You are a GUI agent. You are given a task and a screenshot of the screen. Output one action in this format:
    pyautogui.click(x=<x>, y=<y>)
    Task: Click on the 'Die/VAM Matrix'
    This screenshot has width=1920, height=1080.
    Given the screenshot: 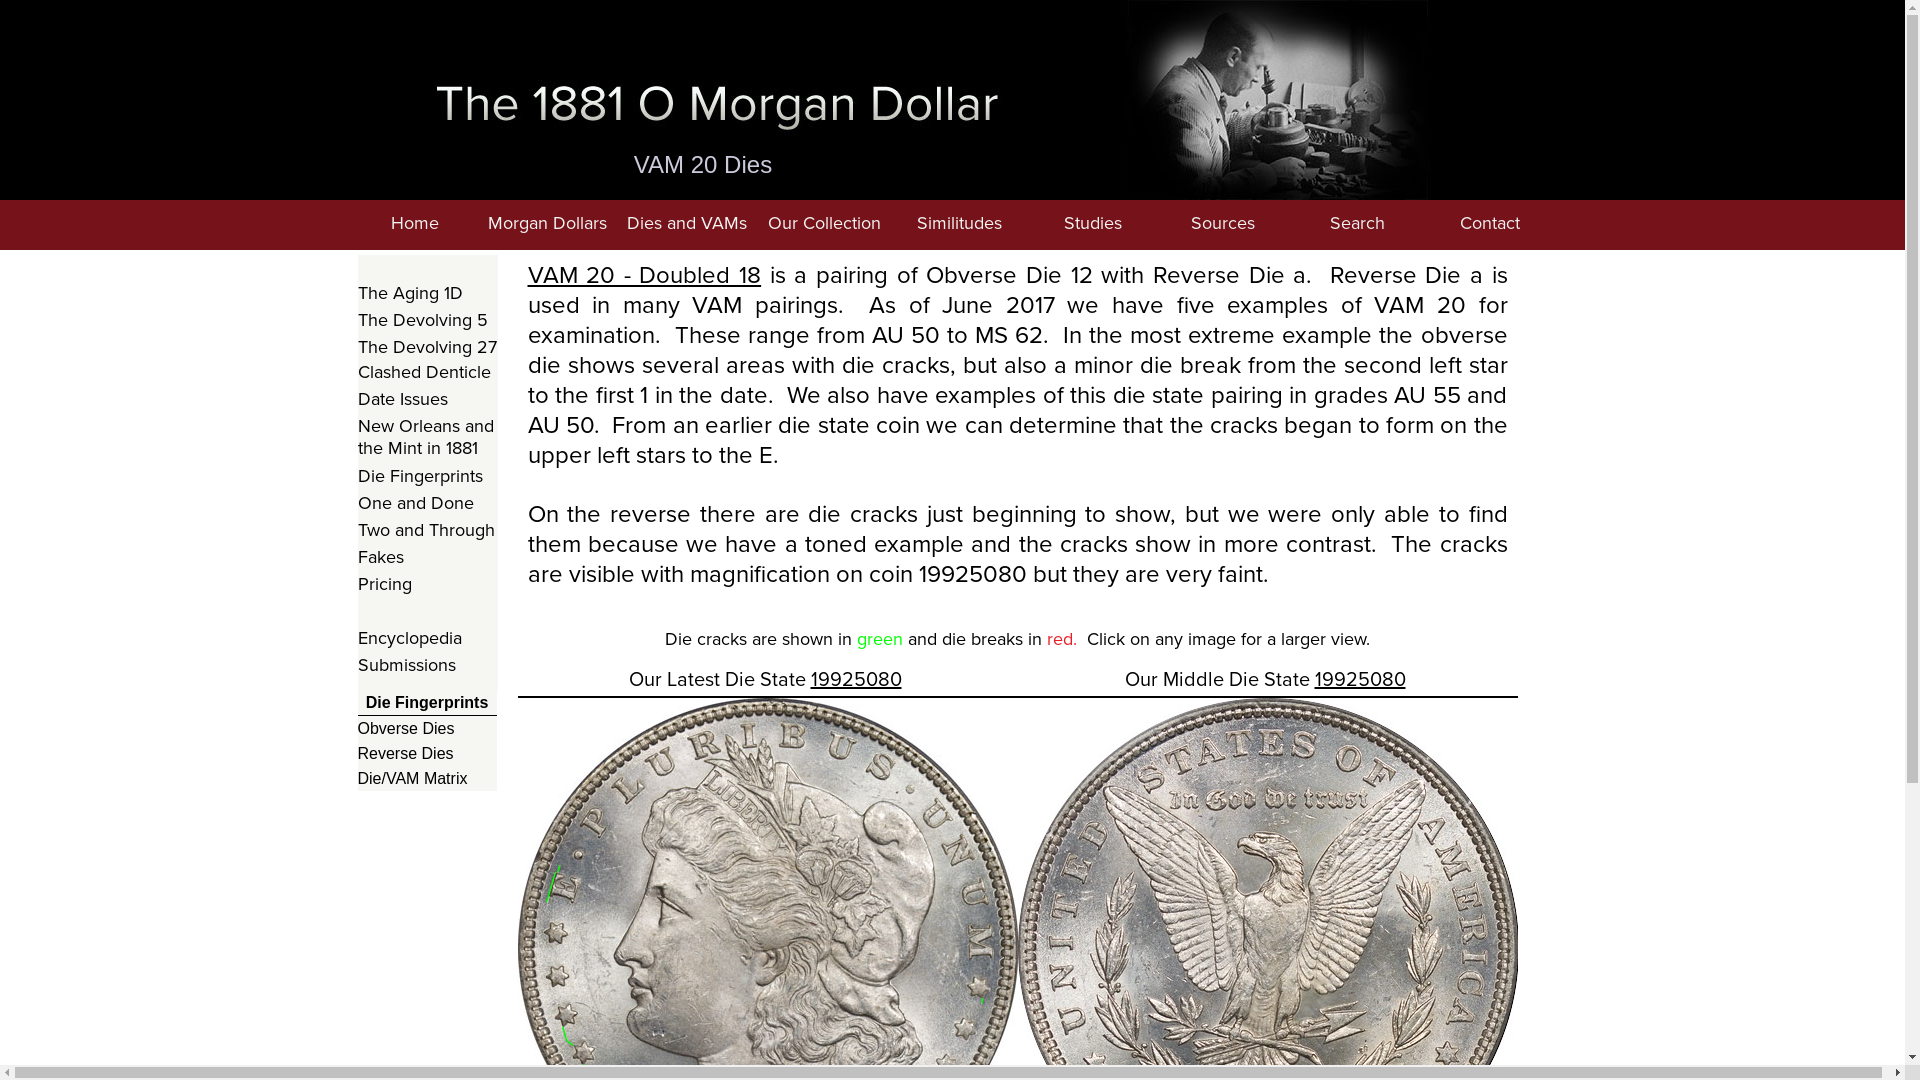 What is the action you would take?
    pyautogui.click(x=426, y=777)
    